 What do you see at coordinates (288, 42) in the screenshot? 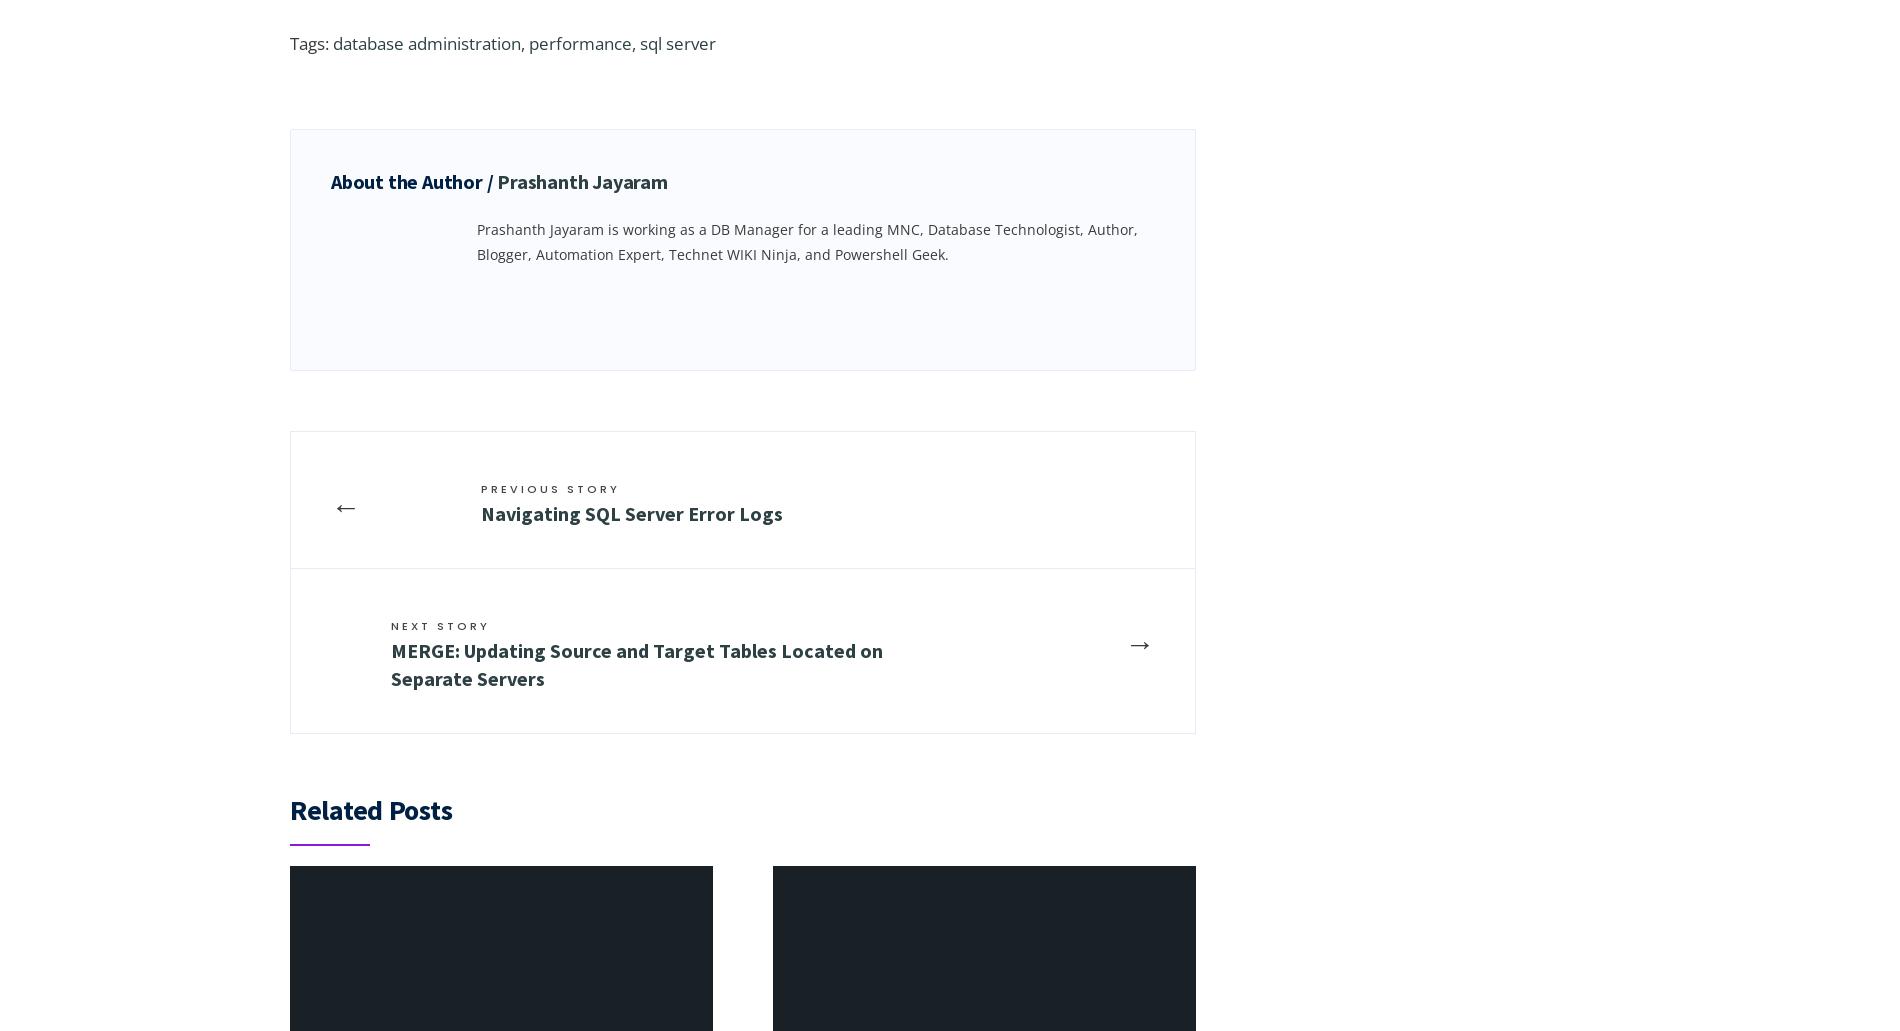
I see `'Tags:'` at bounding box center [288, 42].